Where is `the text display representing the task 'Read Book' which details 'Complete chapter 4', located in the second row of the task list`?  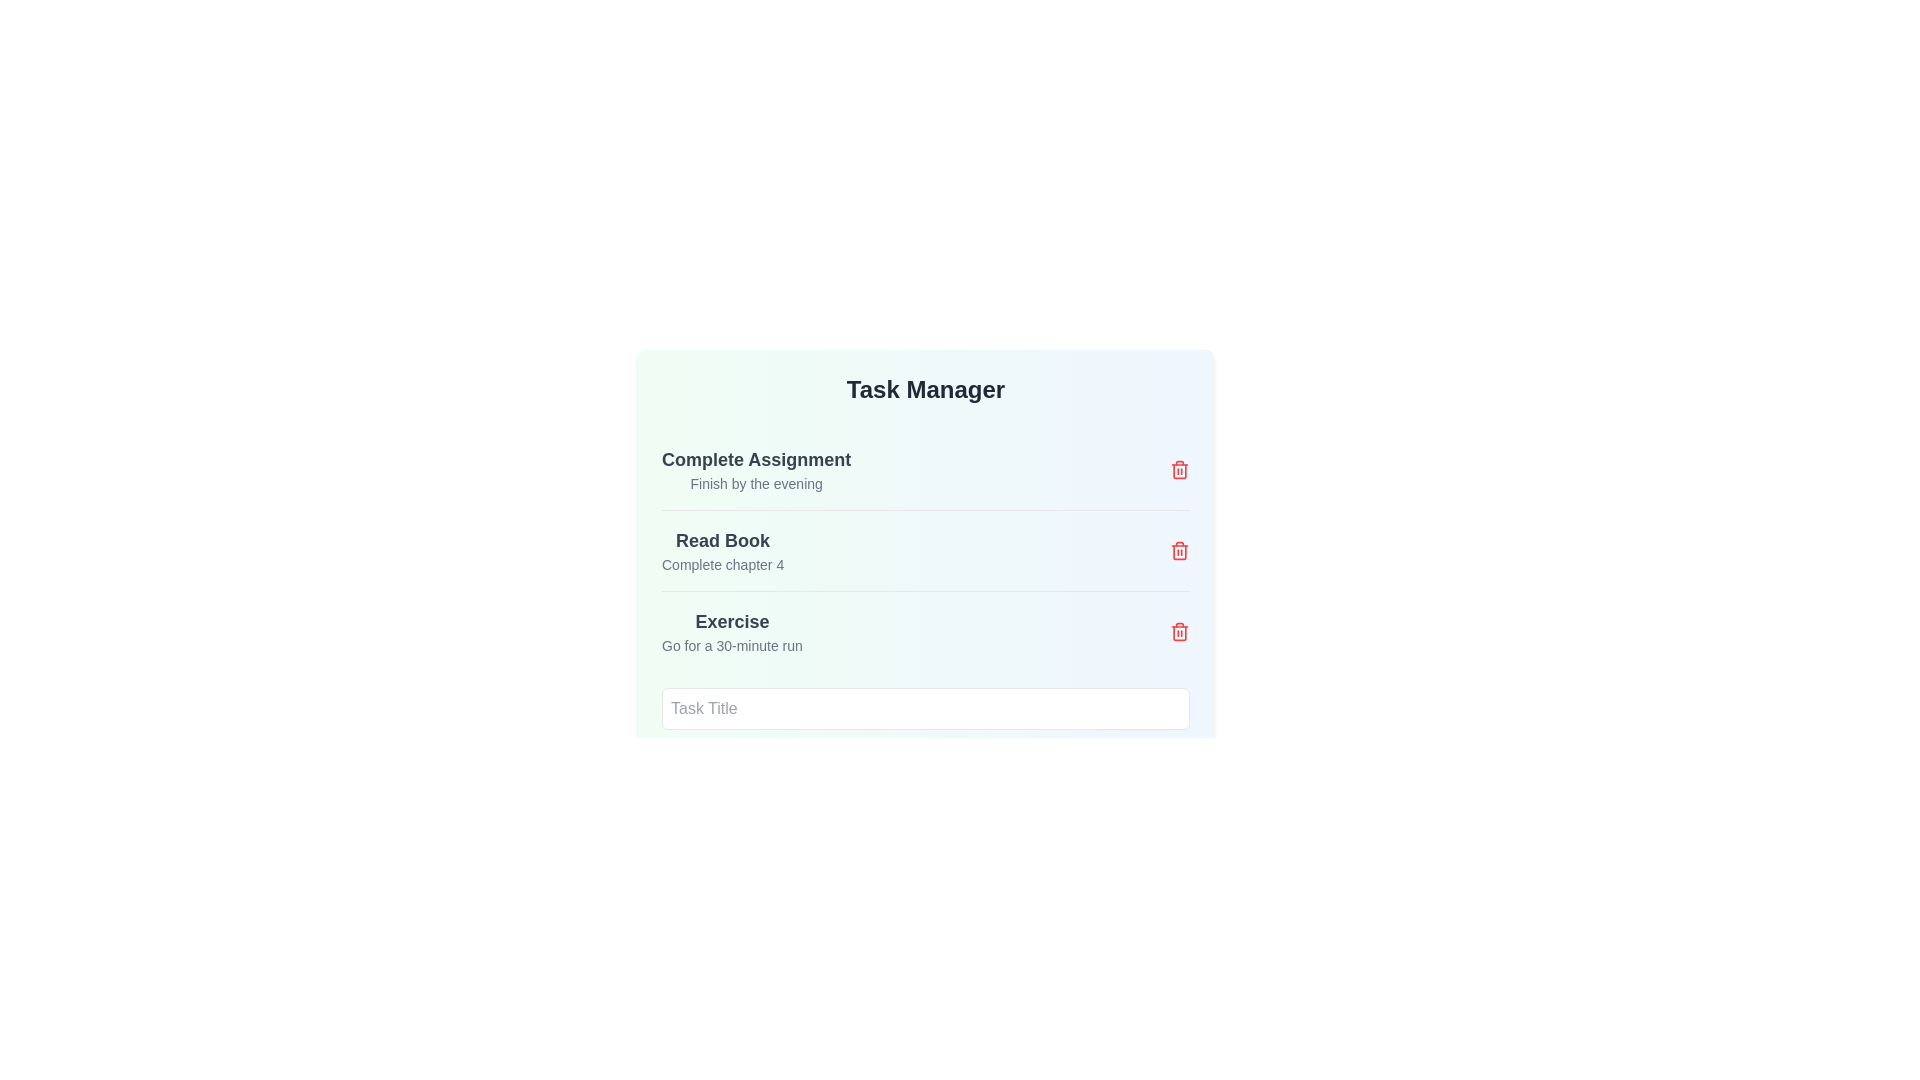
the text display representing the task 'Read Book' which details 'Complete chapter 4', located in the second row of the task list is located at coordinates (722, 551).